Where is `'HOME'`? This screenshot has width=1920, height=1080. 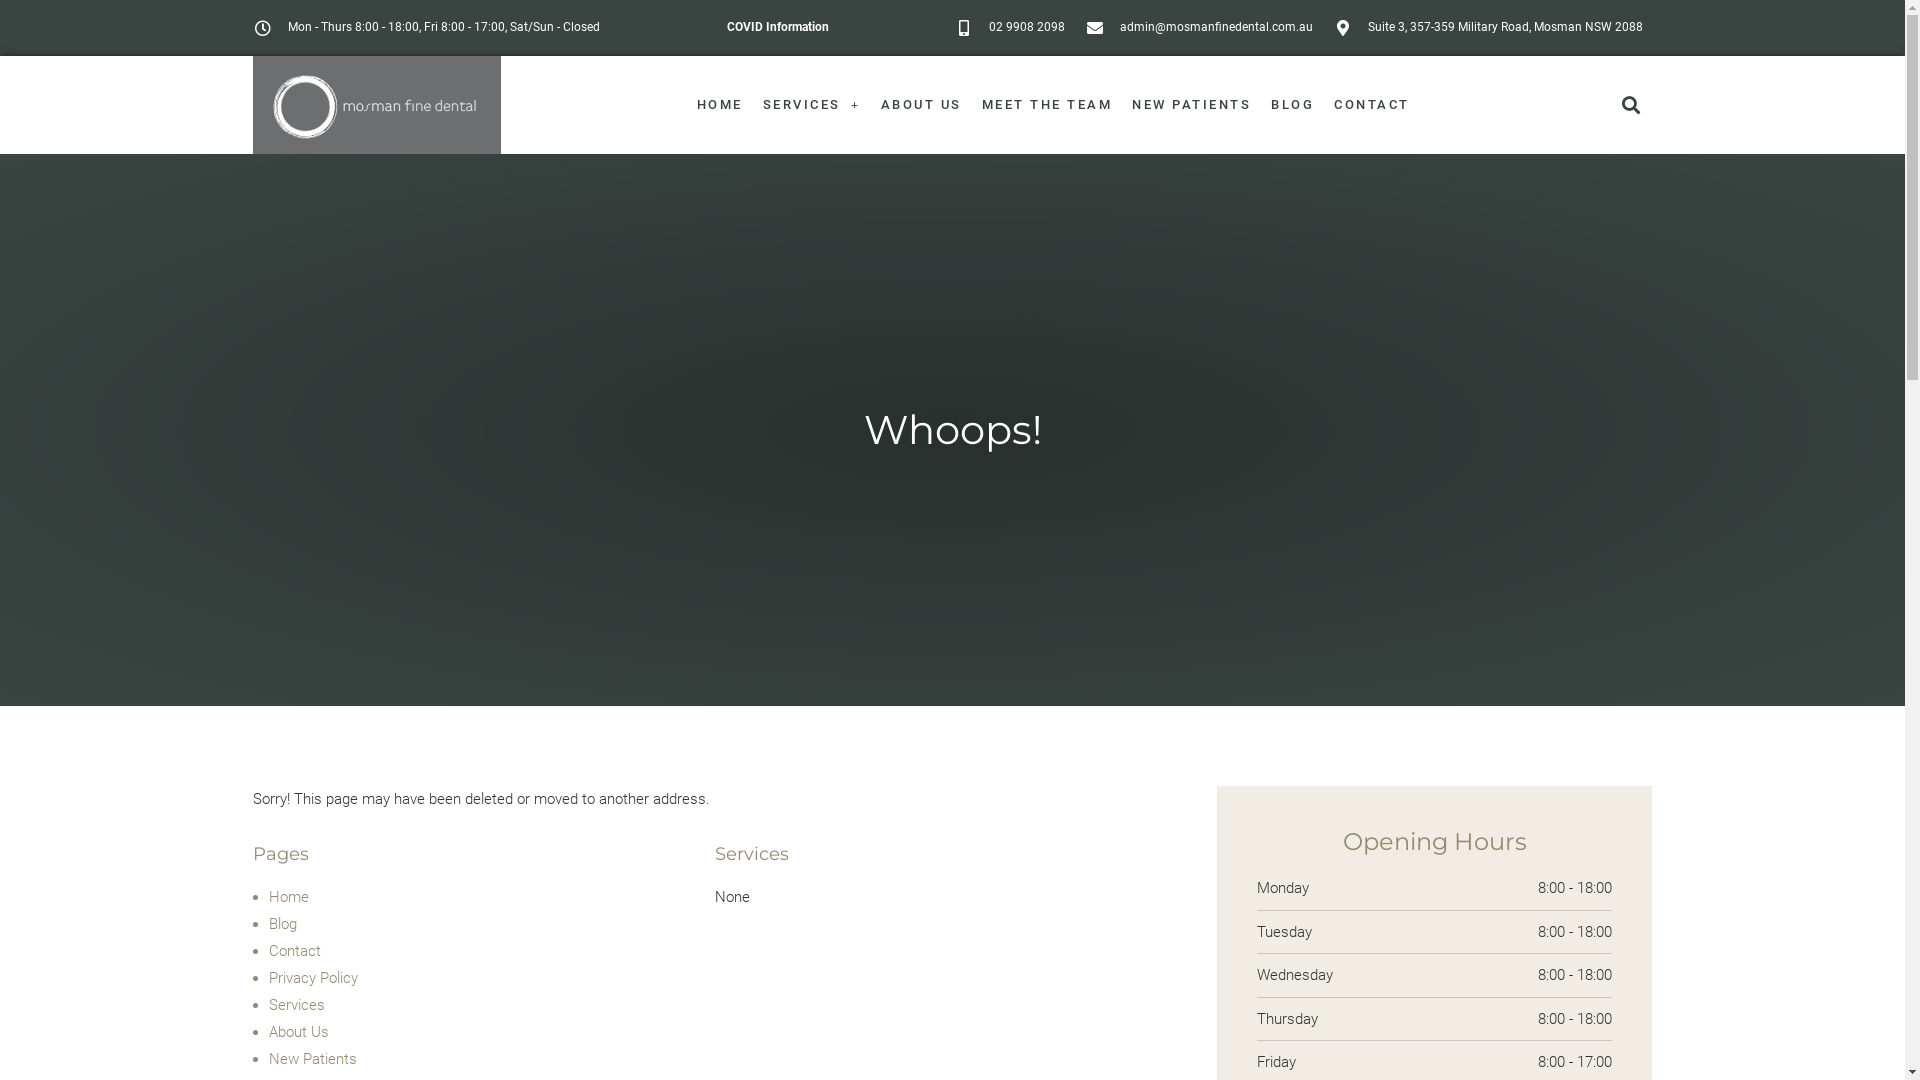 'HOME' is located at coordinates (720, 104).